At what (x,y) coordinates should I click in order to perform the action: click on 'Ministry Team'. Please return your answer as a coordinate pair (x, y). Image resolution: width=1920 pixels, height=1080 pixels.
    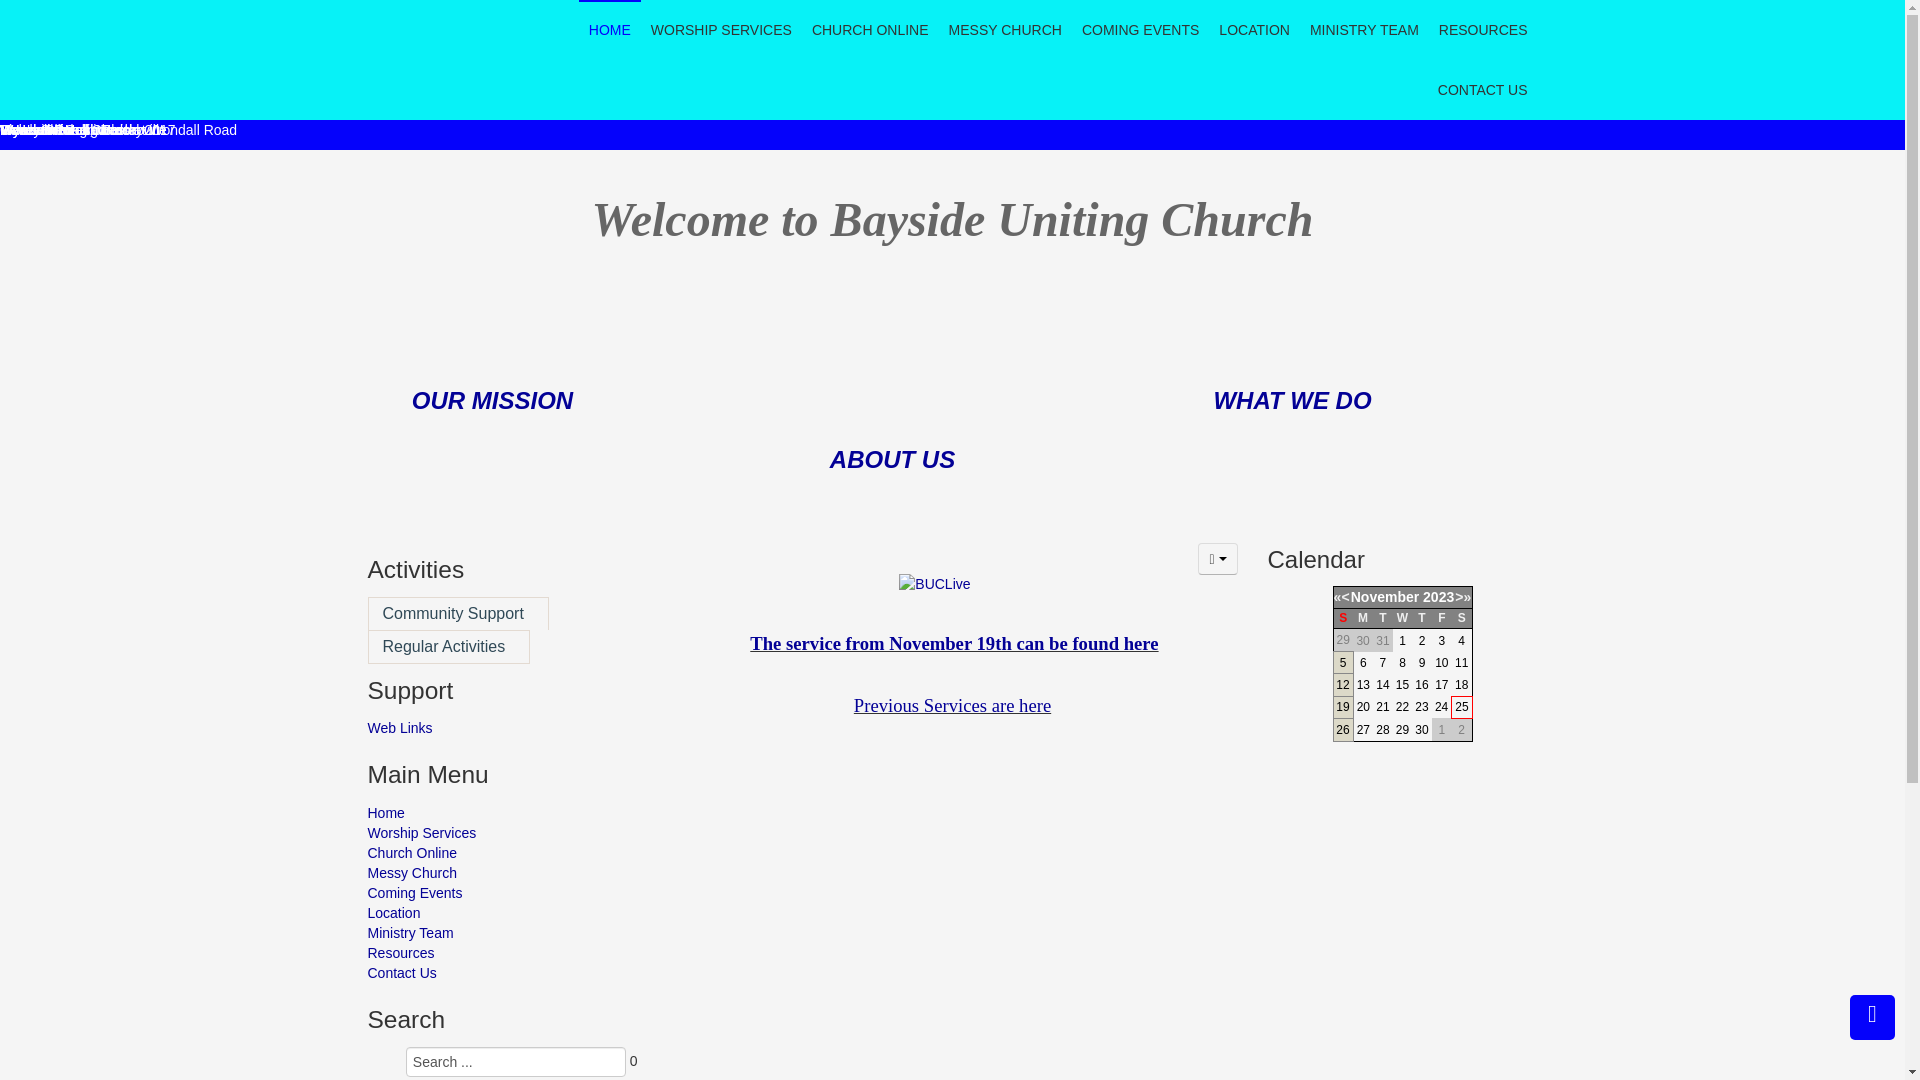
    Looking at the image, I should click on (503, 933).